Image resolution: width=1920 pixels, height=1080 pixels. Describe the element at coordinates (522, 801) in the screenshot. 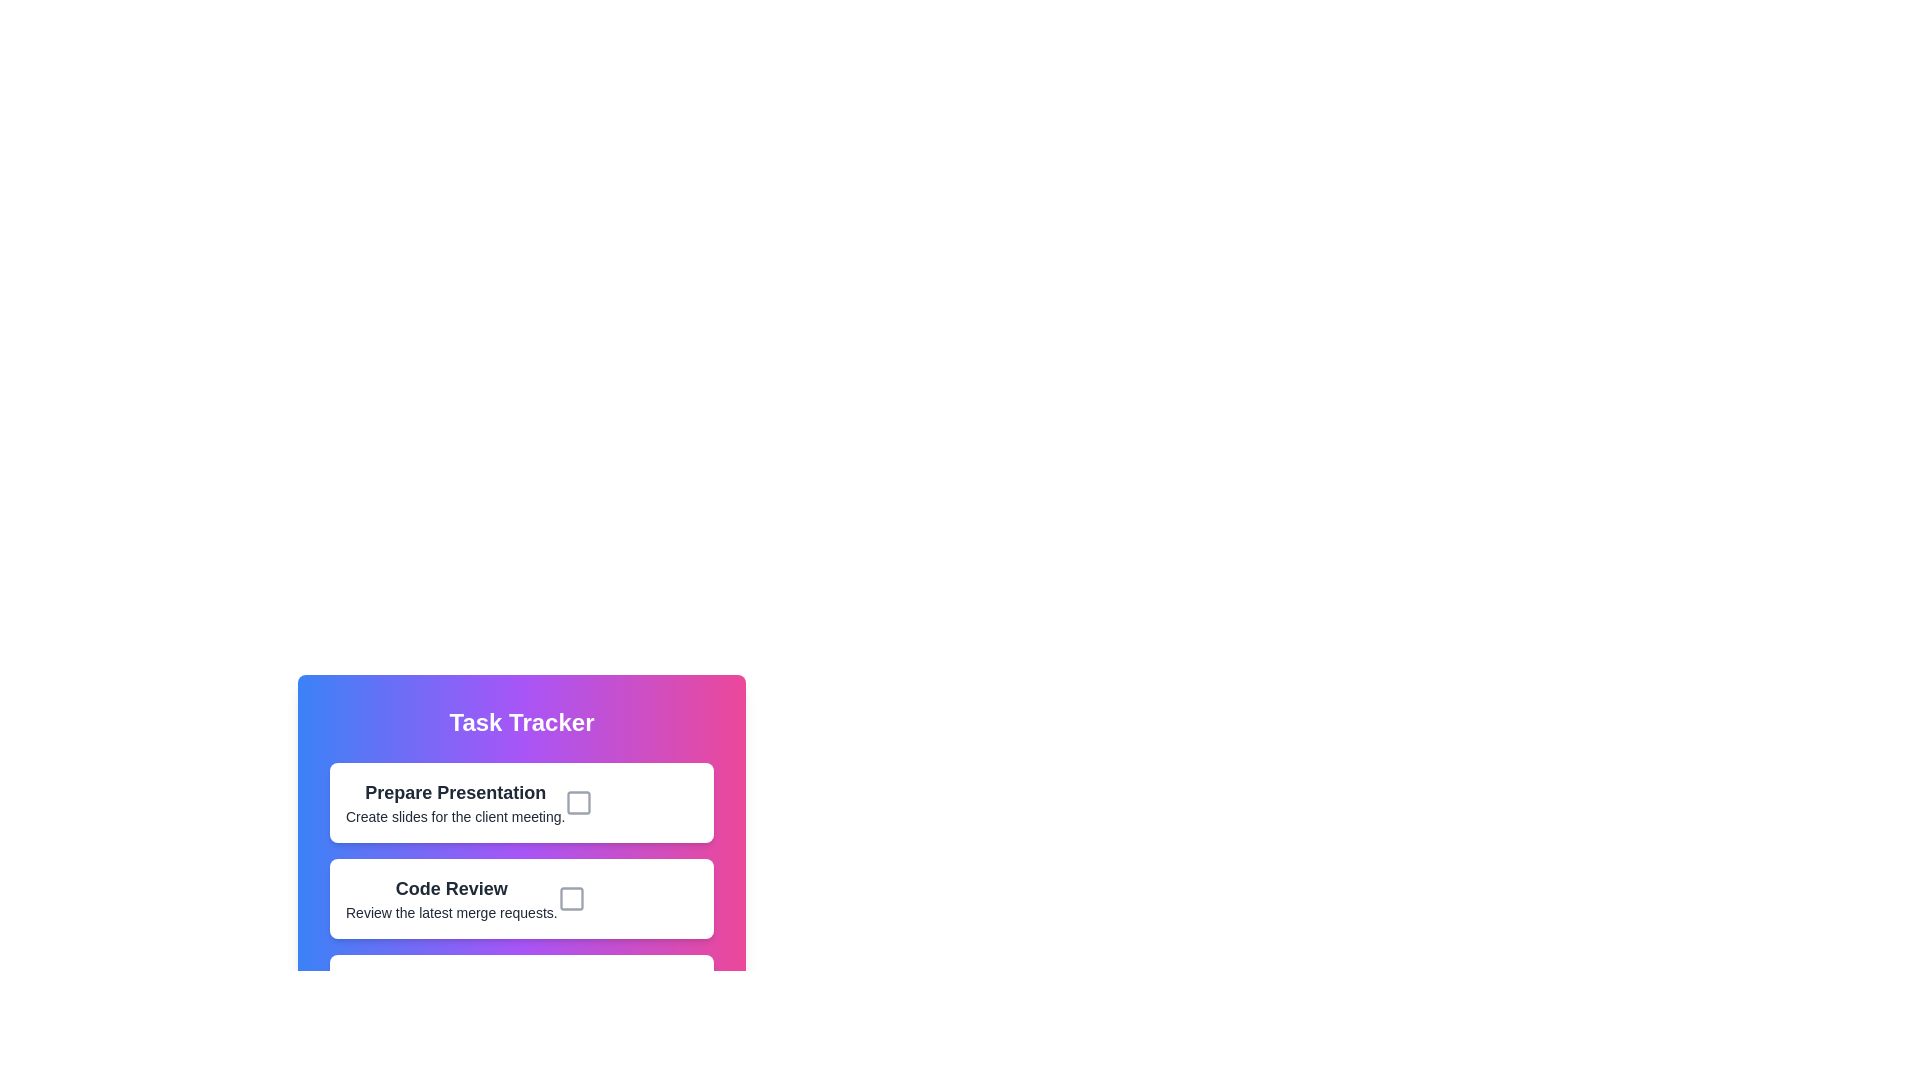

I see `the topmost task card in the to-do list, located directly below the 'Task Tracker' header` at that location.